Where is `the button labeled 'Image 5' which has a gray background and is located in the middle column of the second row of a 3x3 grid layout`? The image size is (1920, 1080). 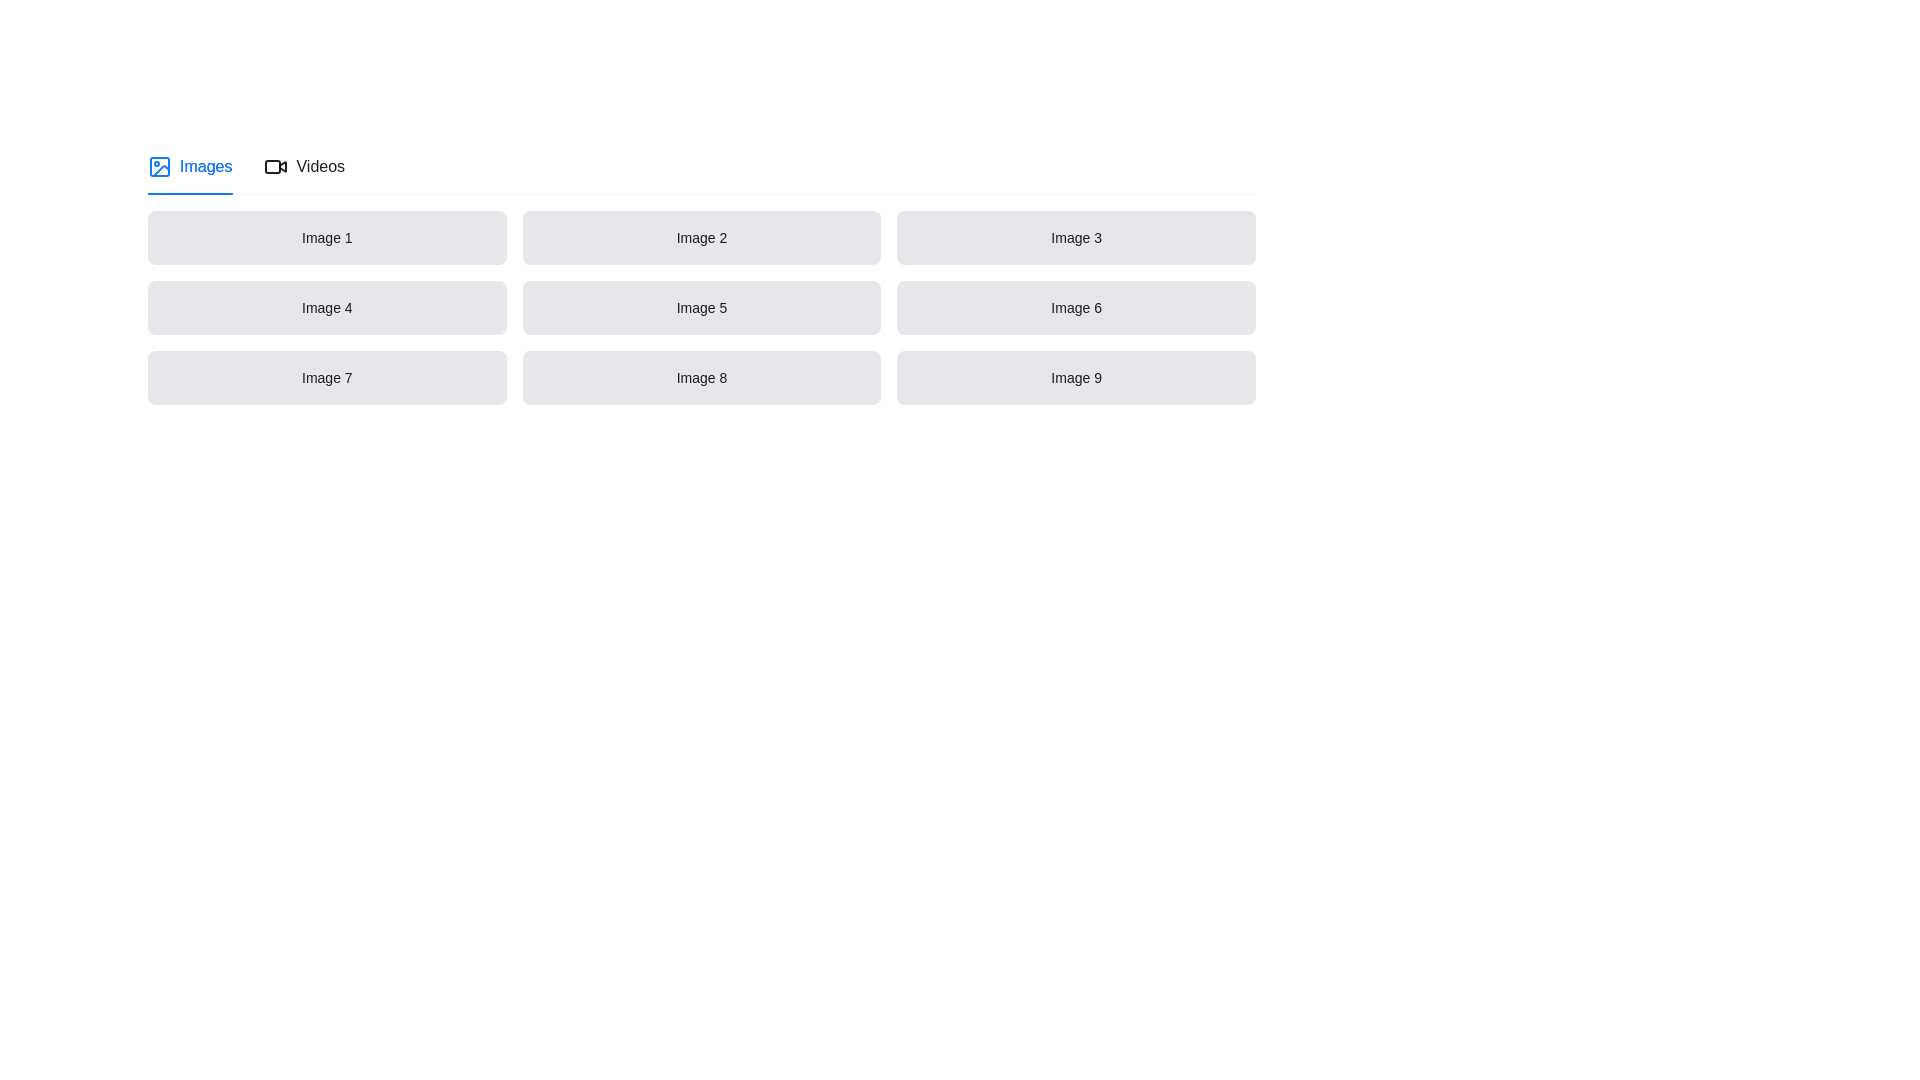
the button labeled 'Image 5' which has a gray background and is located in the middle column of the second row of a 3x3 grid layout is located at coordinates (701, 308).